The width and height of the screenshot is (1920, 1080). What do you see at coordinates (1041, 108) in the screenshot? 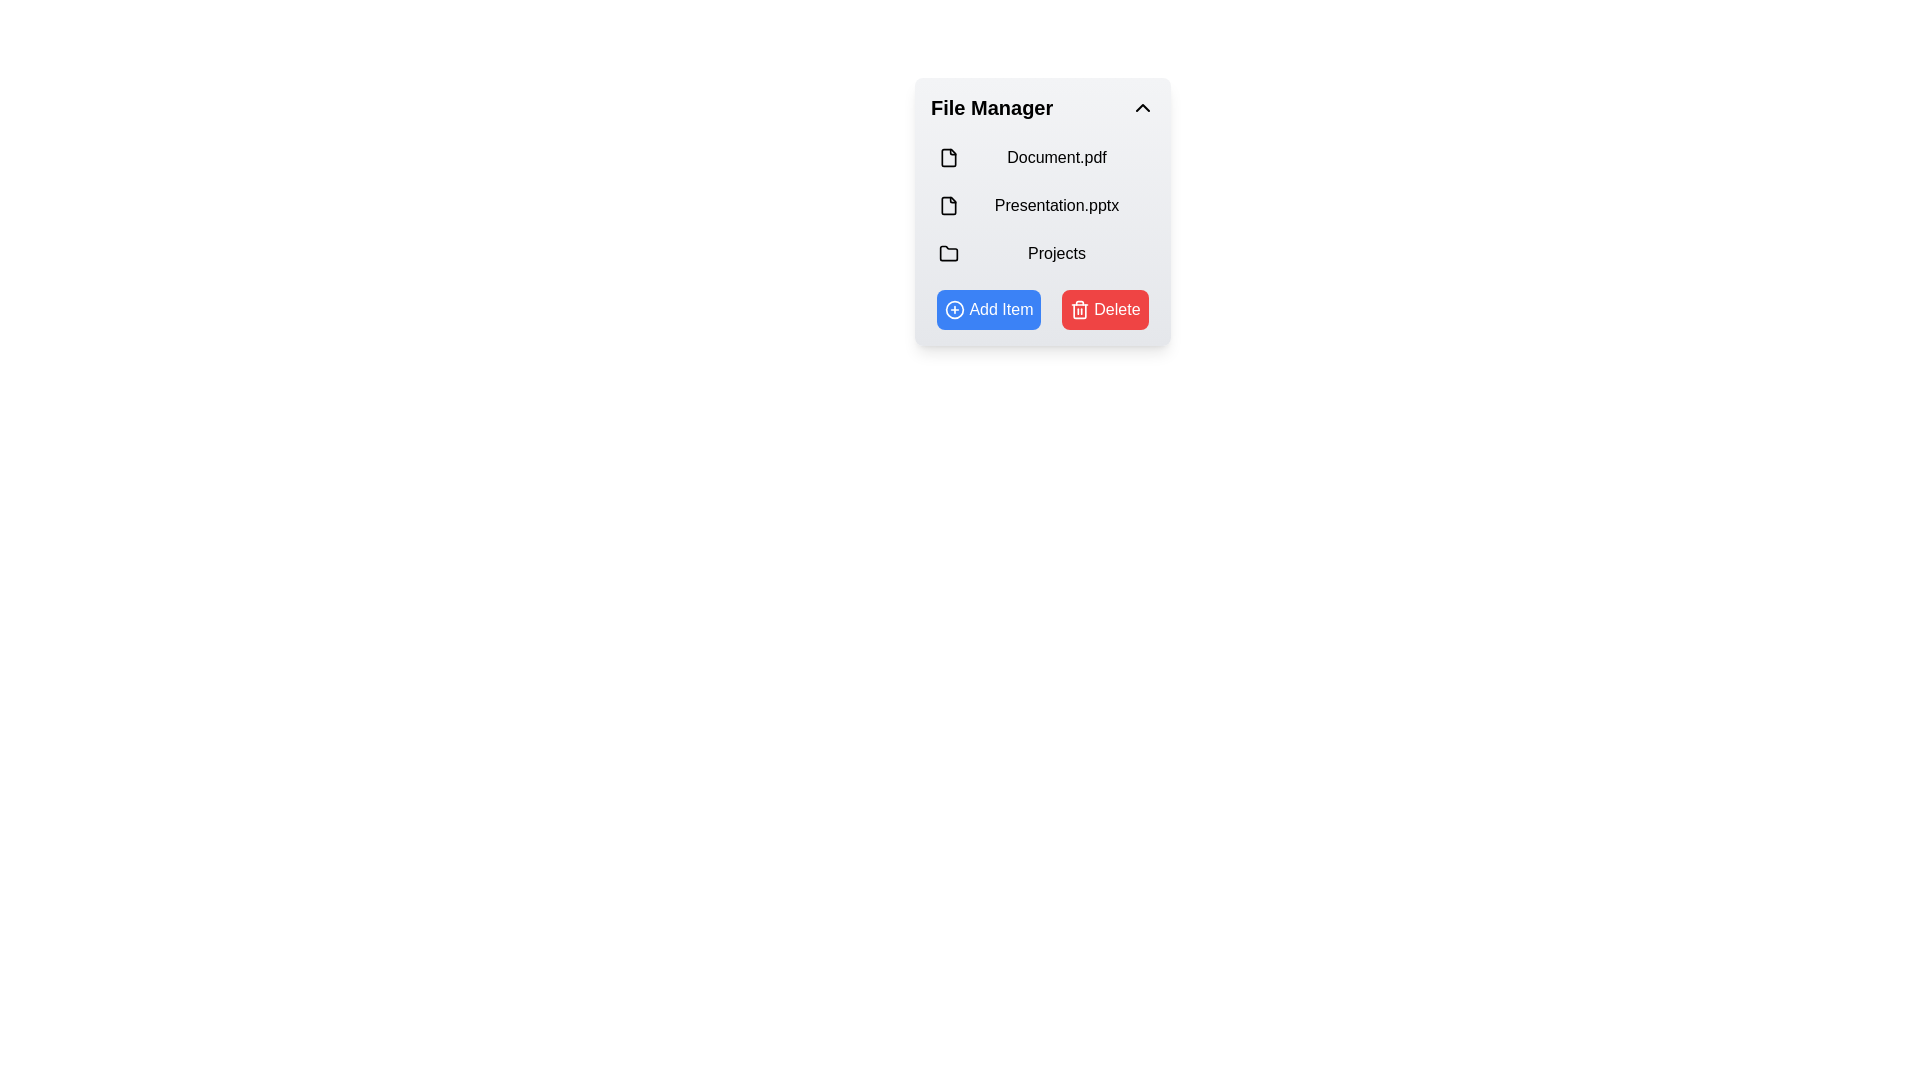
I see `on the 'File Manager' dropdown header which is styled with a light background and includes a chevron icon for toggling the section` at bounding box center [1041, 108].